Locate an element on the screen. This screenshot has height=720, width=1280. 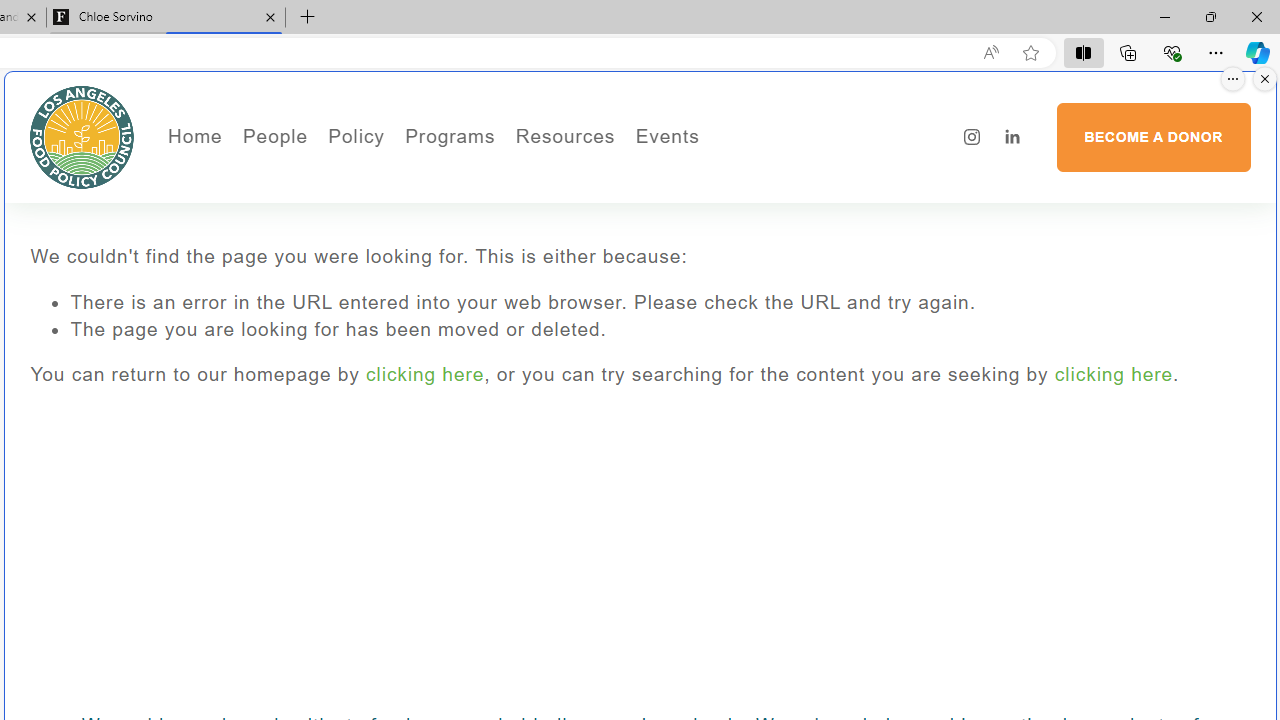
'LinkedIn' is located at coordinates (1012, 136).